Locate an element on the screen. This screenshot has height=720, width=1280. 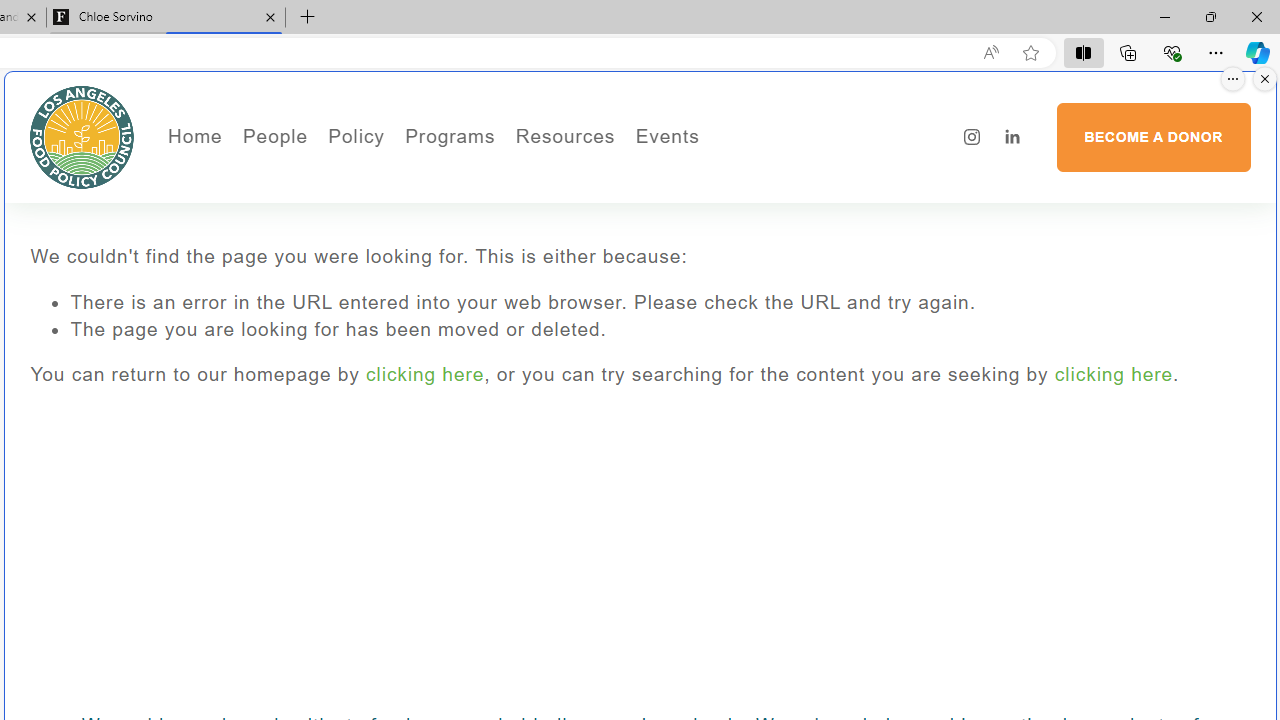
'LinkedIn' is located at coordinates (1012, 136).